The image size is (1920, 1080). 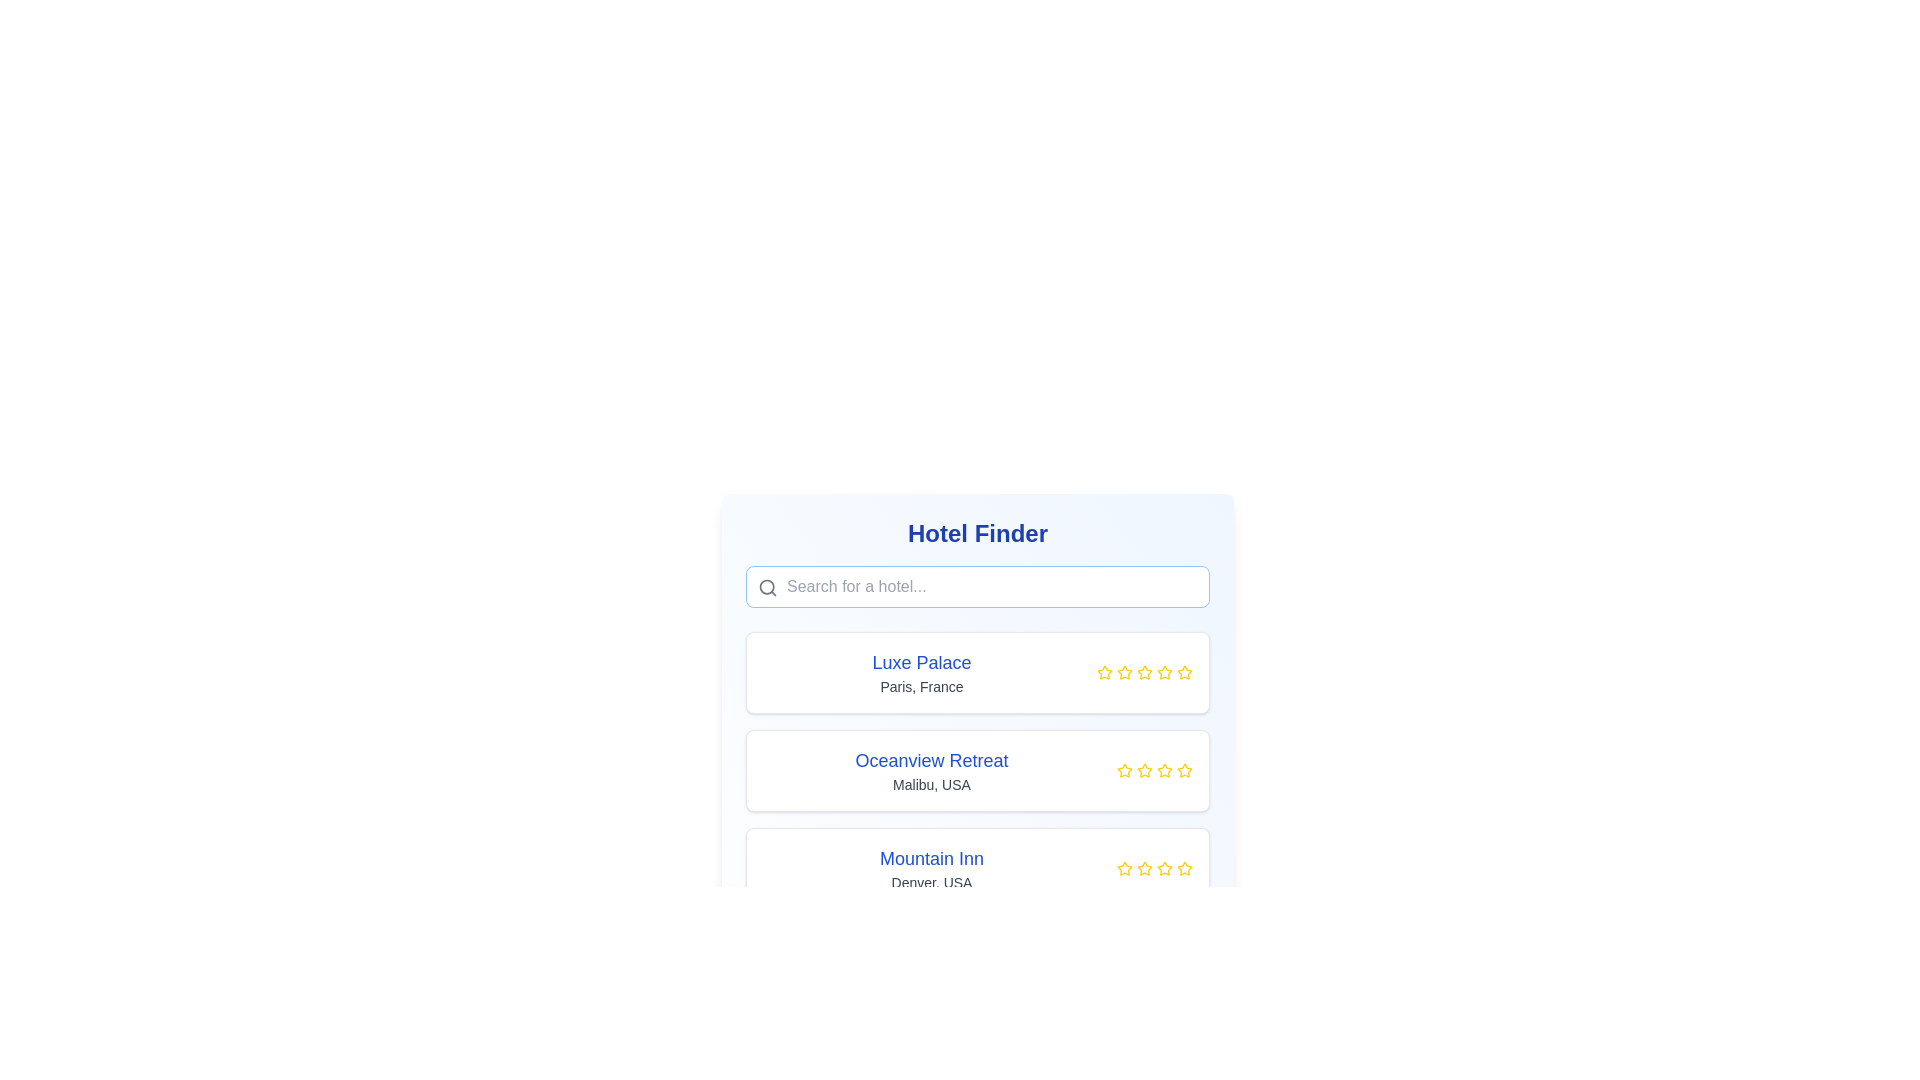 What do you see at coordinates (1145, 770) in the screenshot?
I see `the third star icon in the five-star rating system for the hotel entry 'Oceanview Retreat', which is located in the second card of the hotel options list` at bounding box center [1145, 770].